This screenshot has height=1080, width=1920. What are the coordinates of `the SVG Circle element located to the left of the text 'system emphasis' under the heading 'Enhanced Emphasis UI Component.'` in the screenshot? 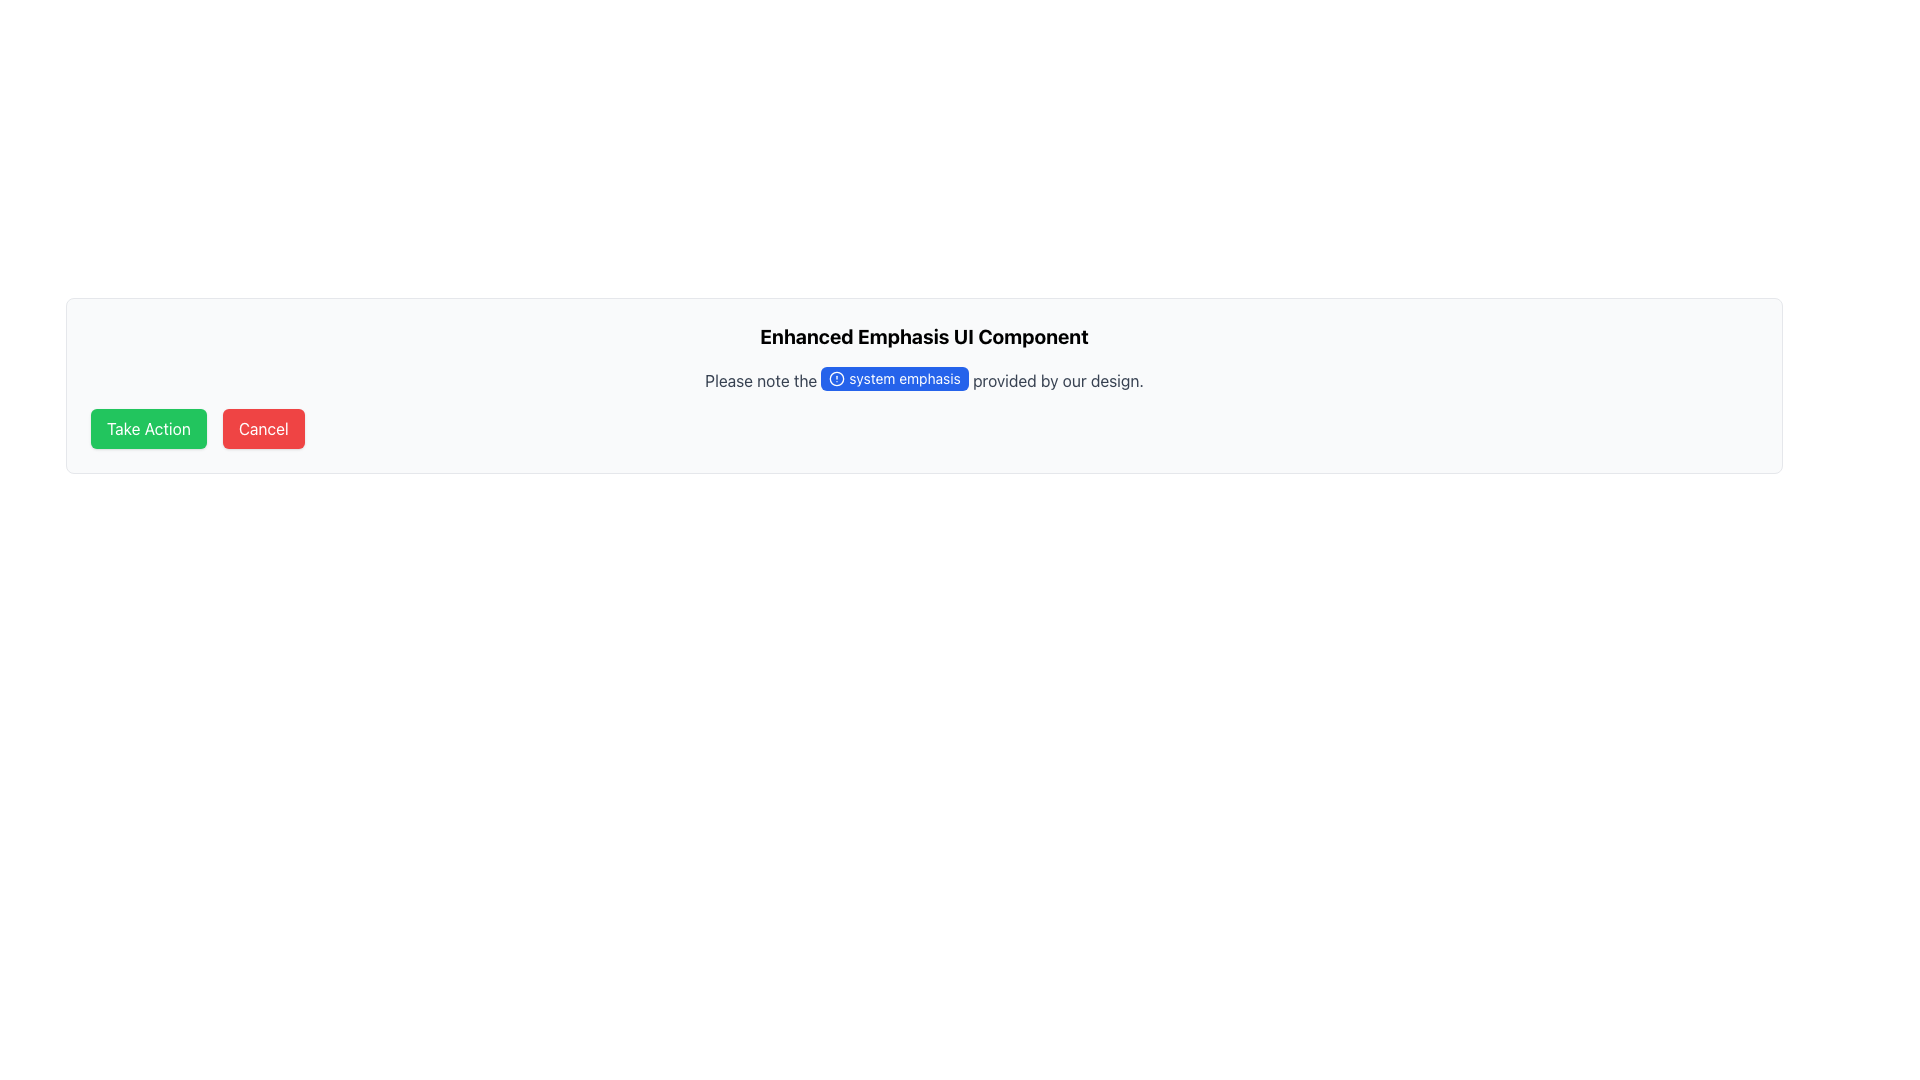 It's located at (837, 378).